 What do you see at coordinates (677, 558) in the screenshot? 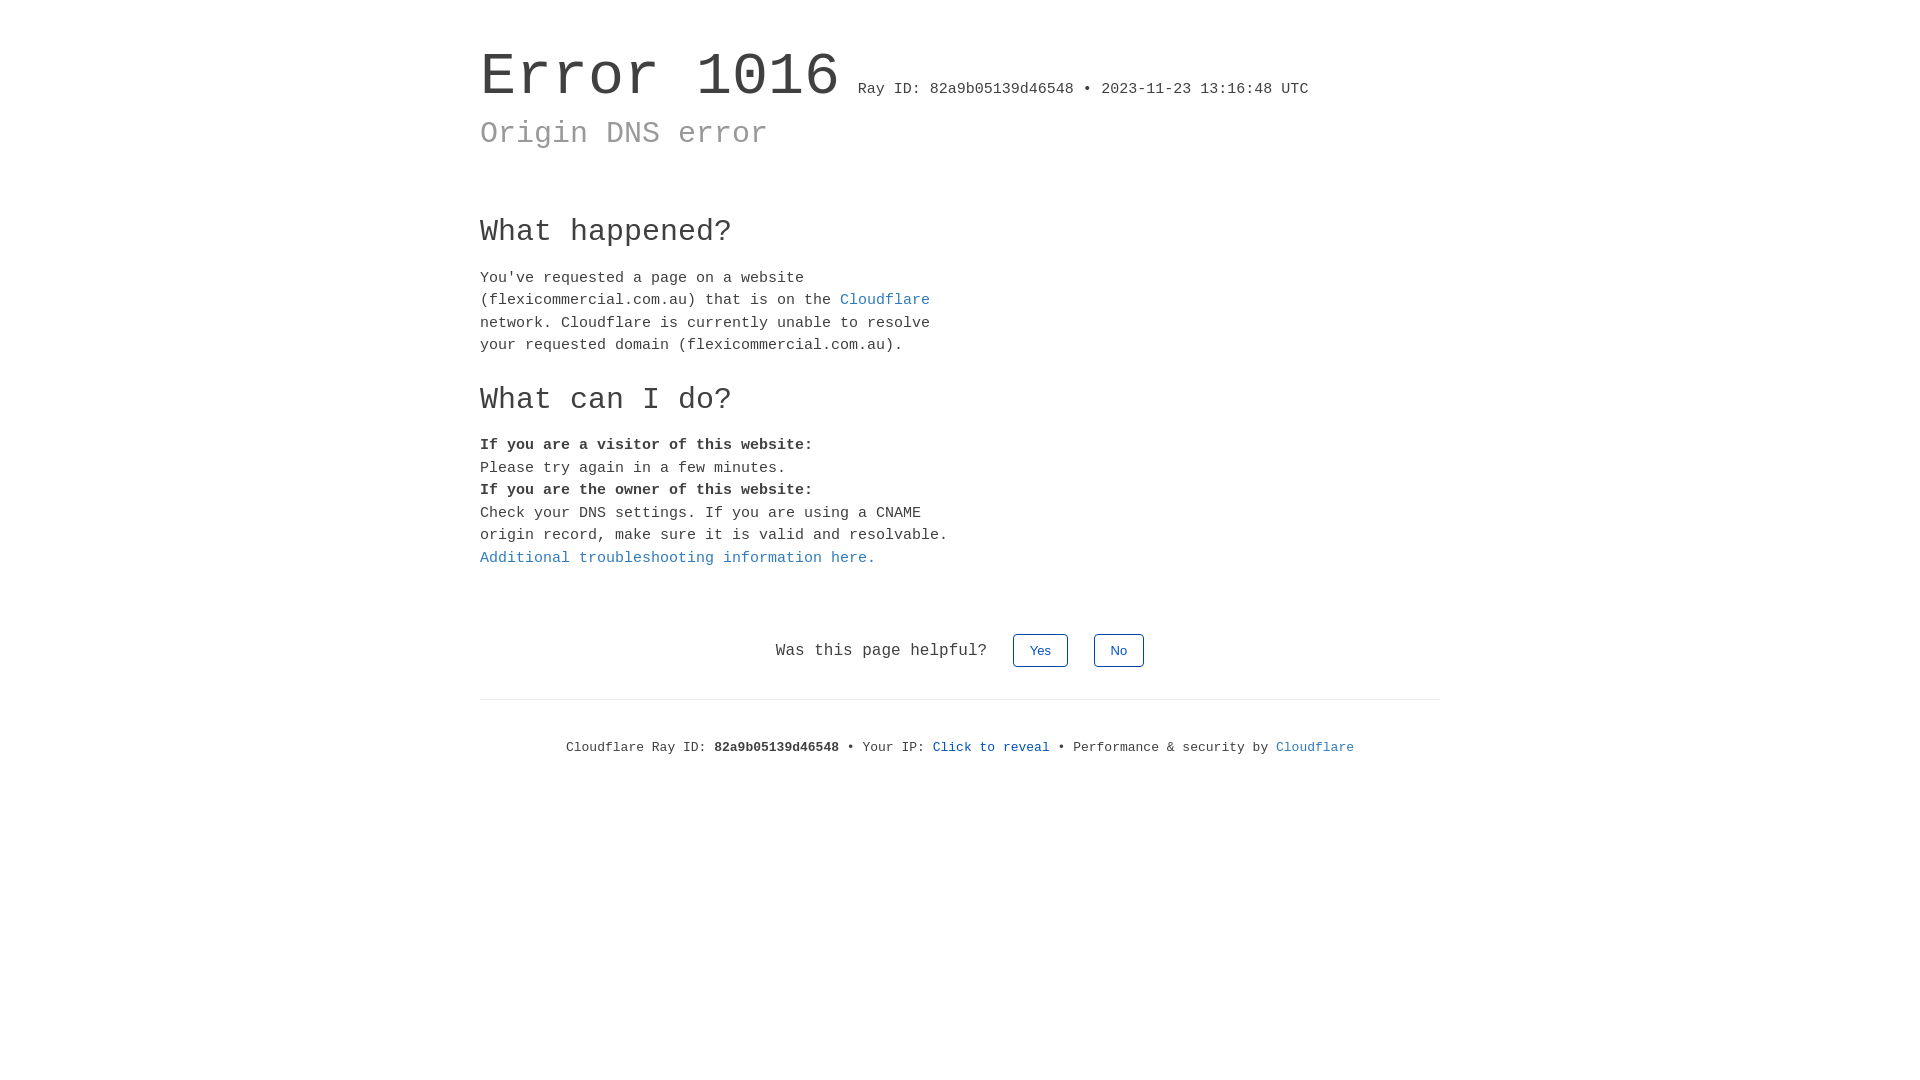
I see `'Additional troubleshooting information here.'` at bounding box center [677, 558].